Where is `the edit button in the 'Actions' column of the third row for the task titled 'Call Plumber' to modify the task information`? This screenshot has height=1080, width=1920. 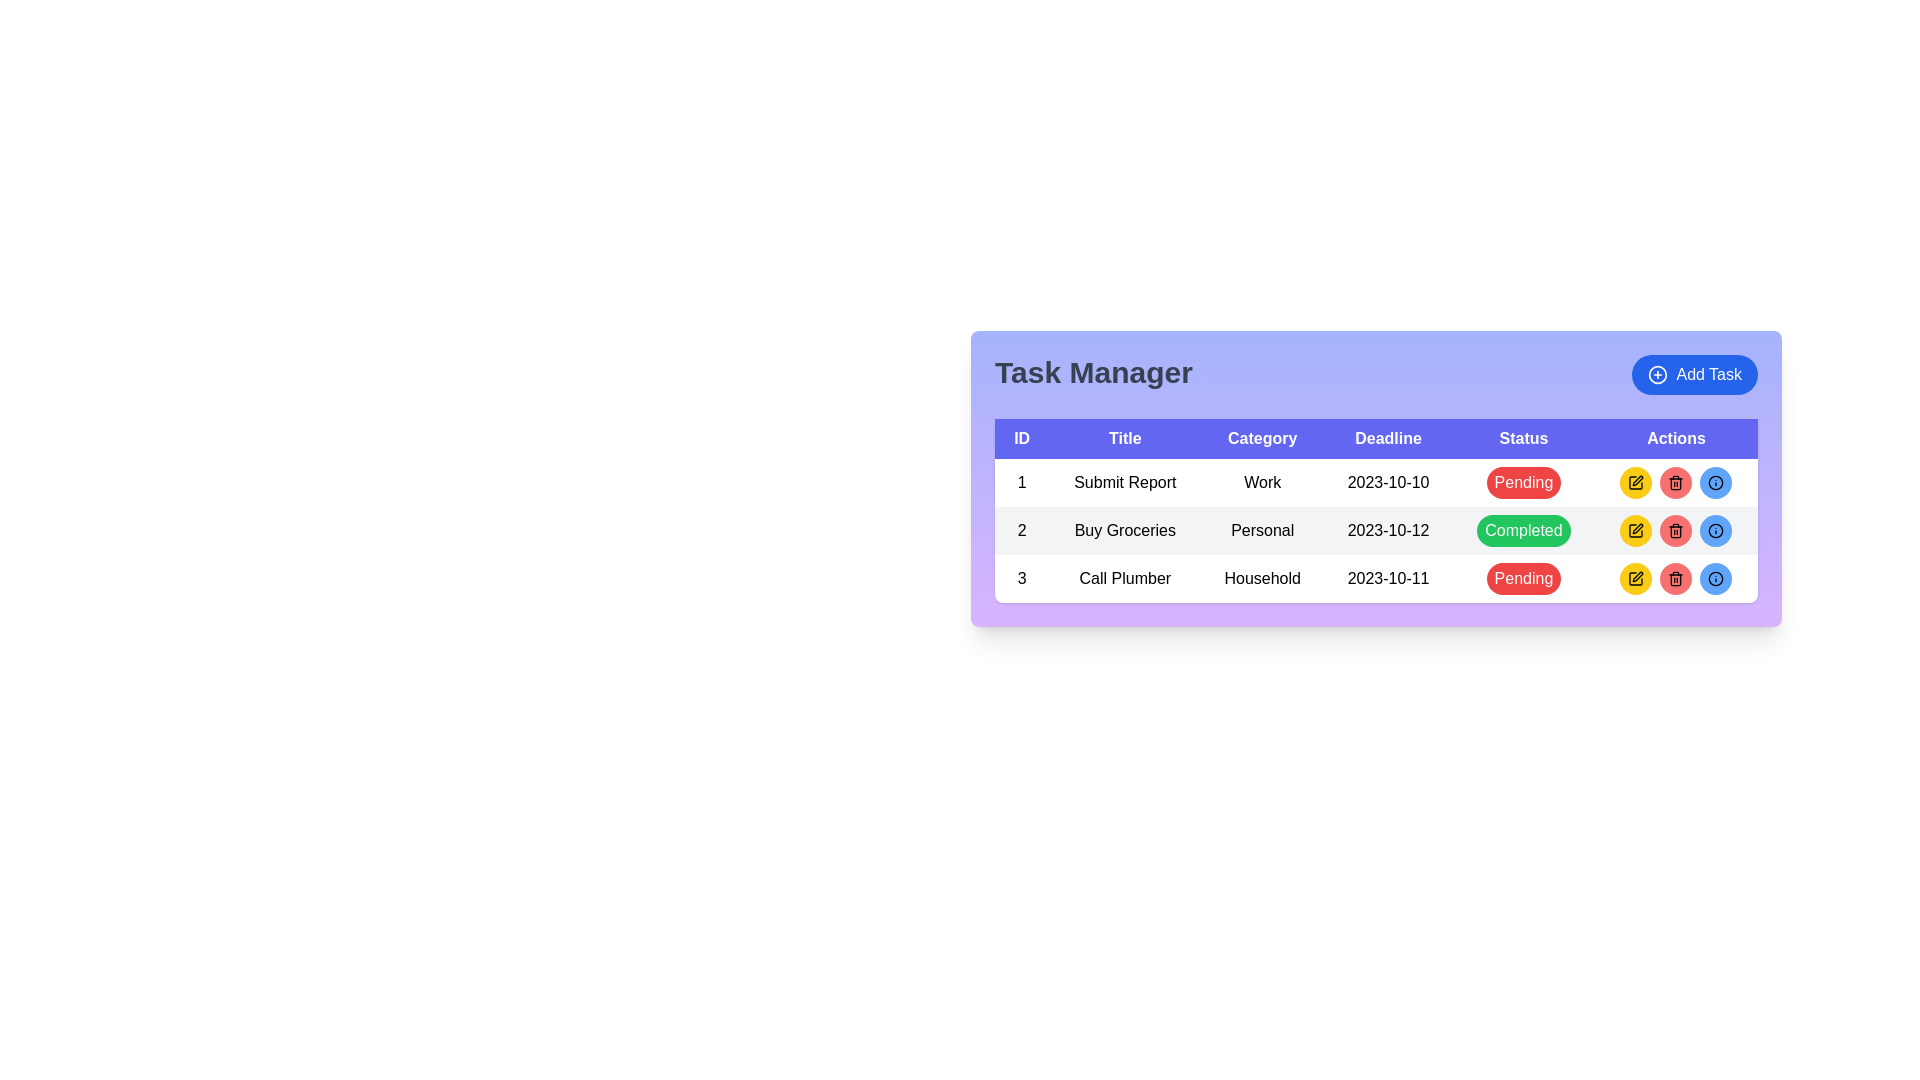 the edit button in the 'Actions' column of the third row for the task titled 'Call Plumber' to modify the task information is located at coordinates (1636, 530).